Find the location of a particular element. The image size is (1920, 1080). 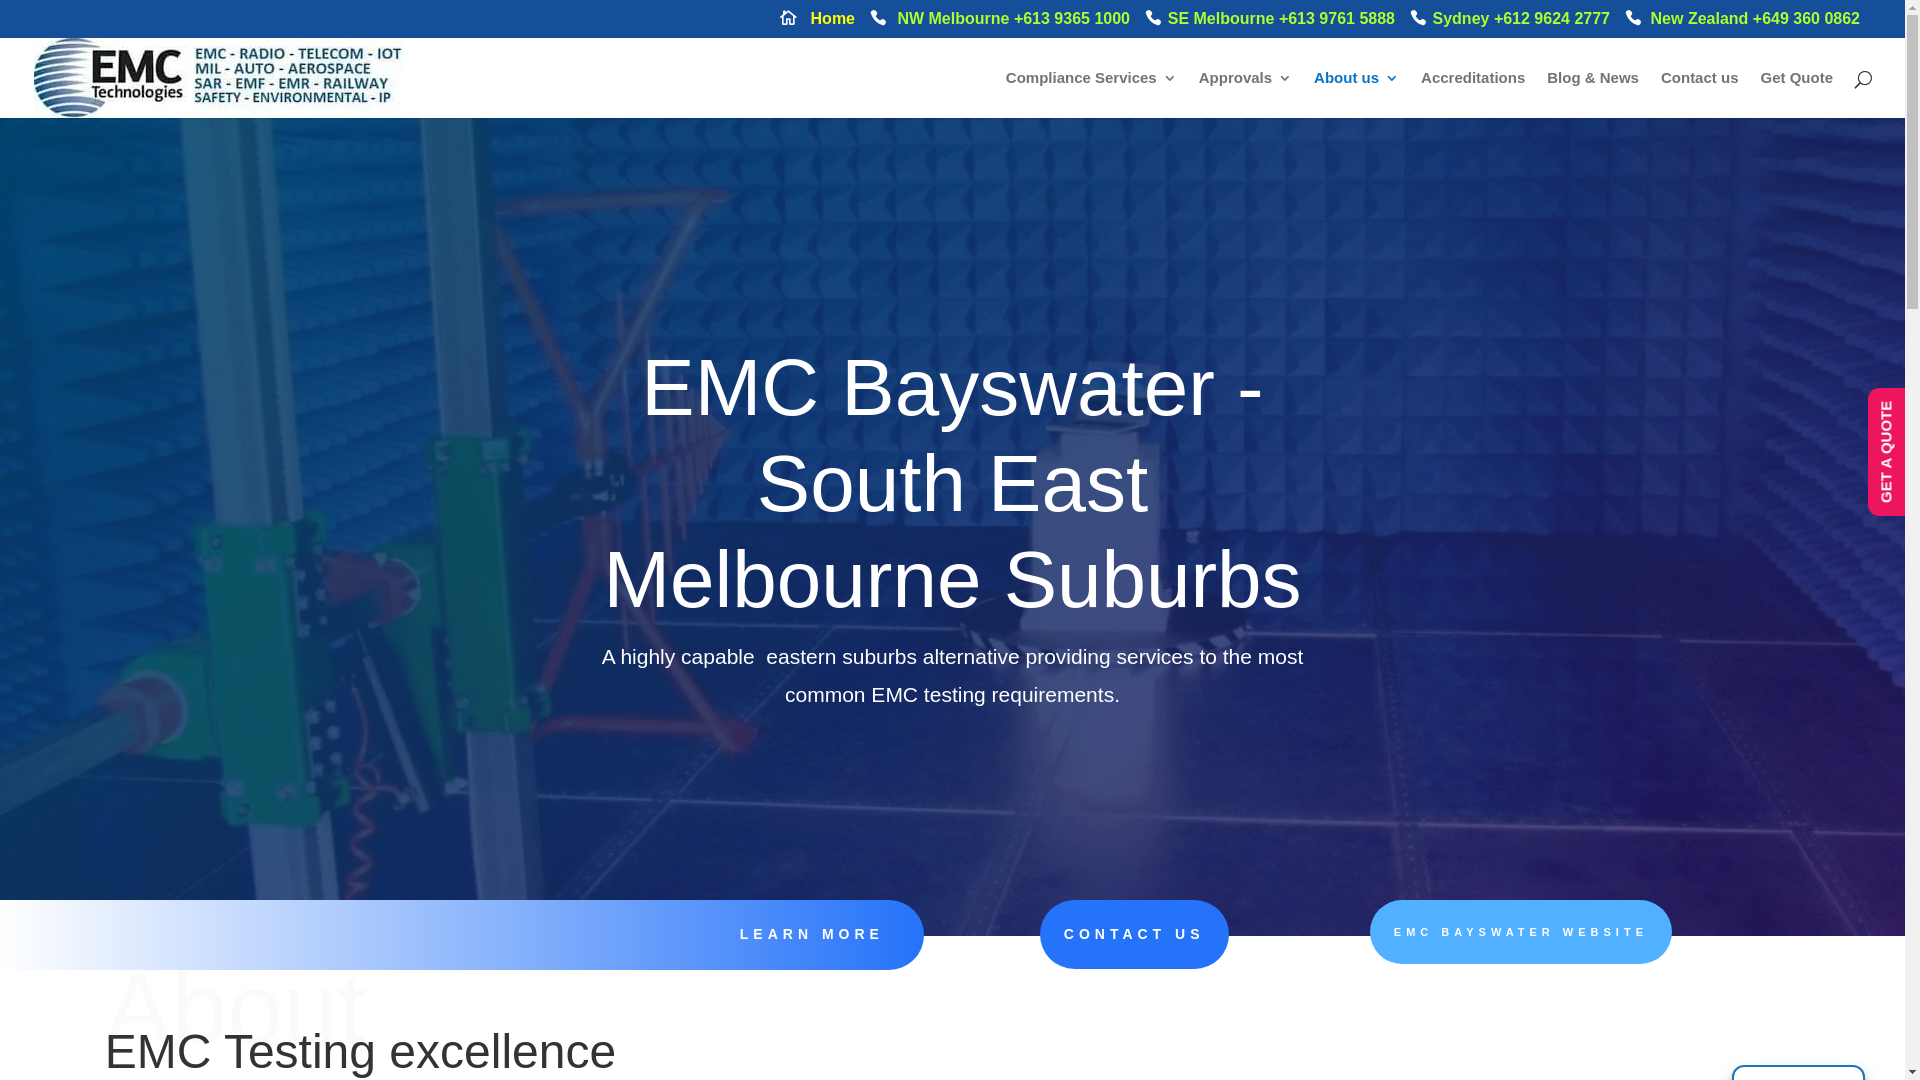

'Compliance Services' is located at coordinates (1090, 94).